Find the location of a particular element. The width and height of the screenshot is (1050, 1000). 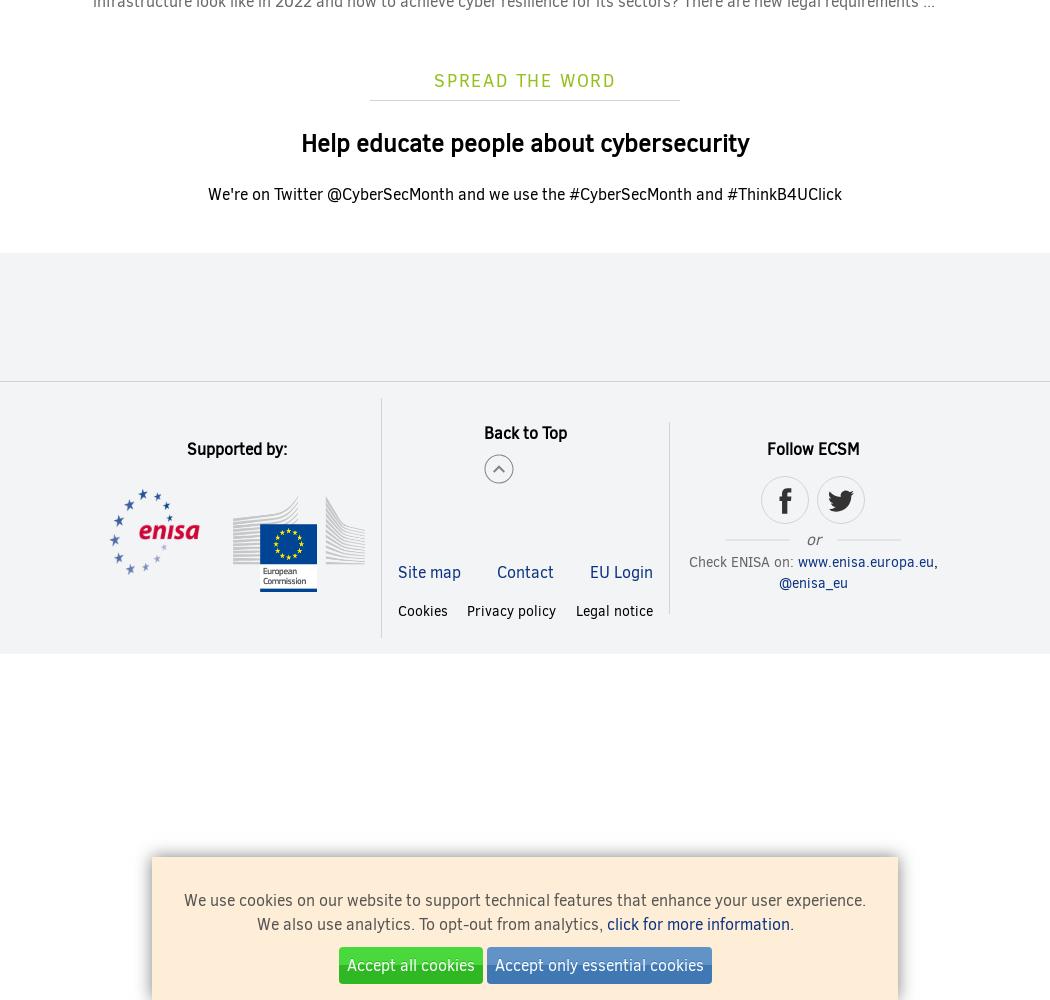

'We're on Twitter @CyberSecMonth and we use the #CyberSecMonth and
        #ThinkB4UClick' is located at coordinates (525, 192).